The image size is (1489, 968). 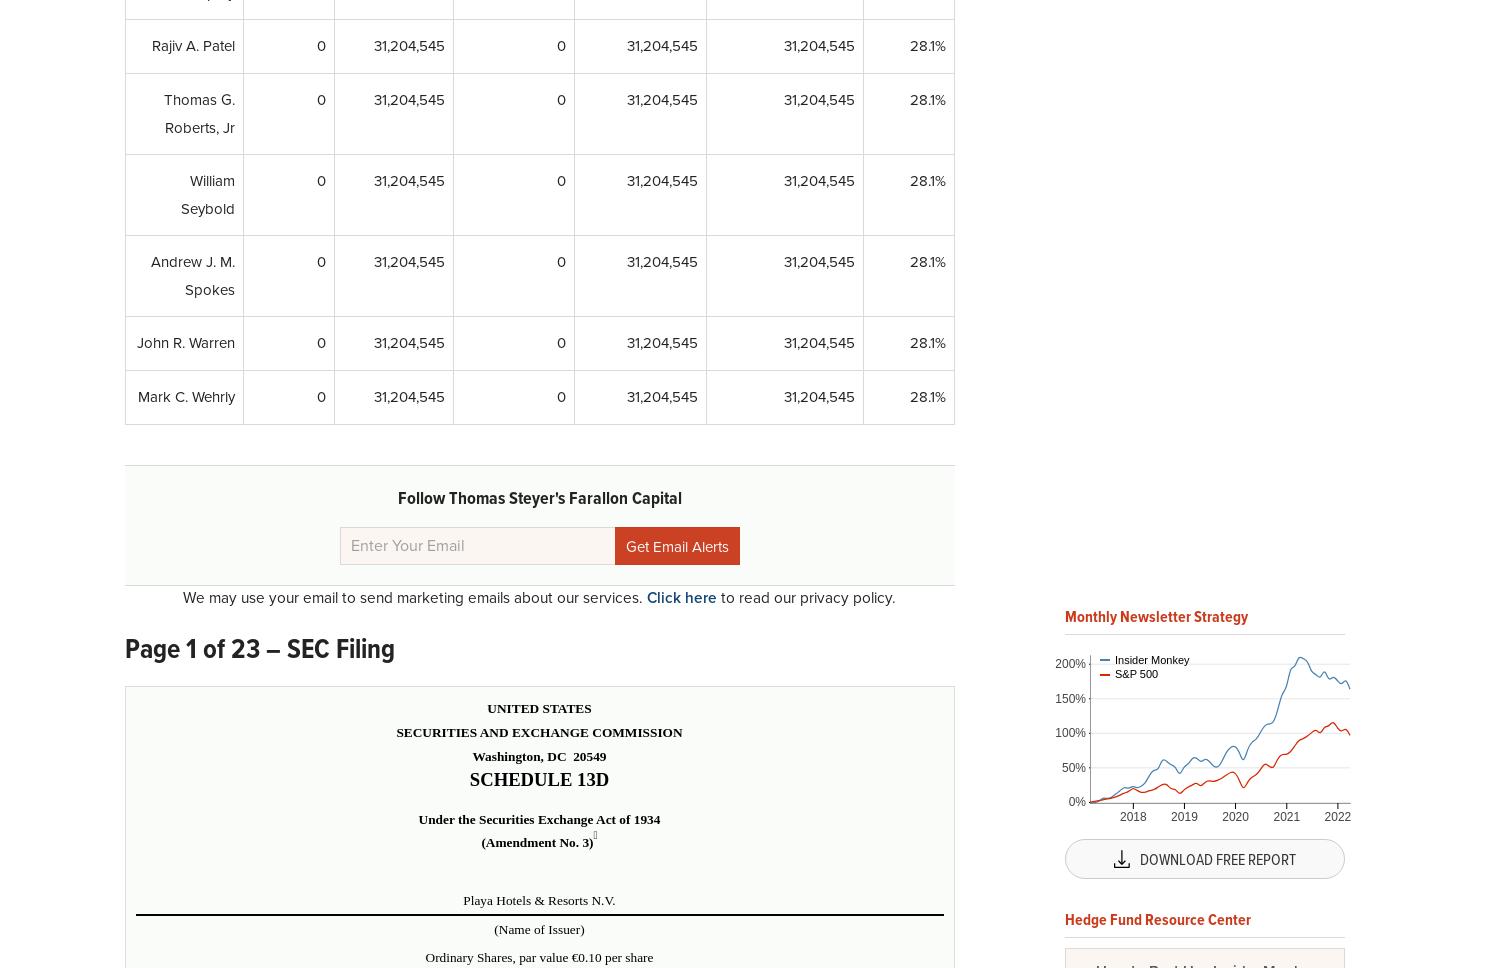 I want to click on 'UNITED STATES', so click(x=539, y=707).